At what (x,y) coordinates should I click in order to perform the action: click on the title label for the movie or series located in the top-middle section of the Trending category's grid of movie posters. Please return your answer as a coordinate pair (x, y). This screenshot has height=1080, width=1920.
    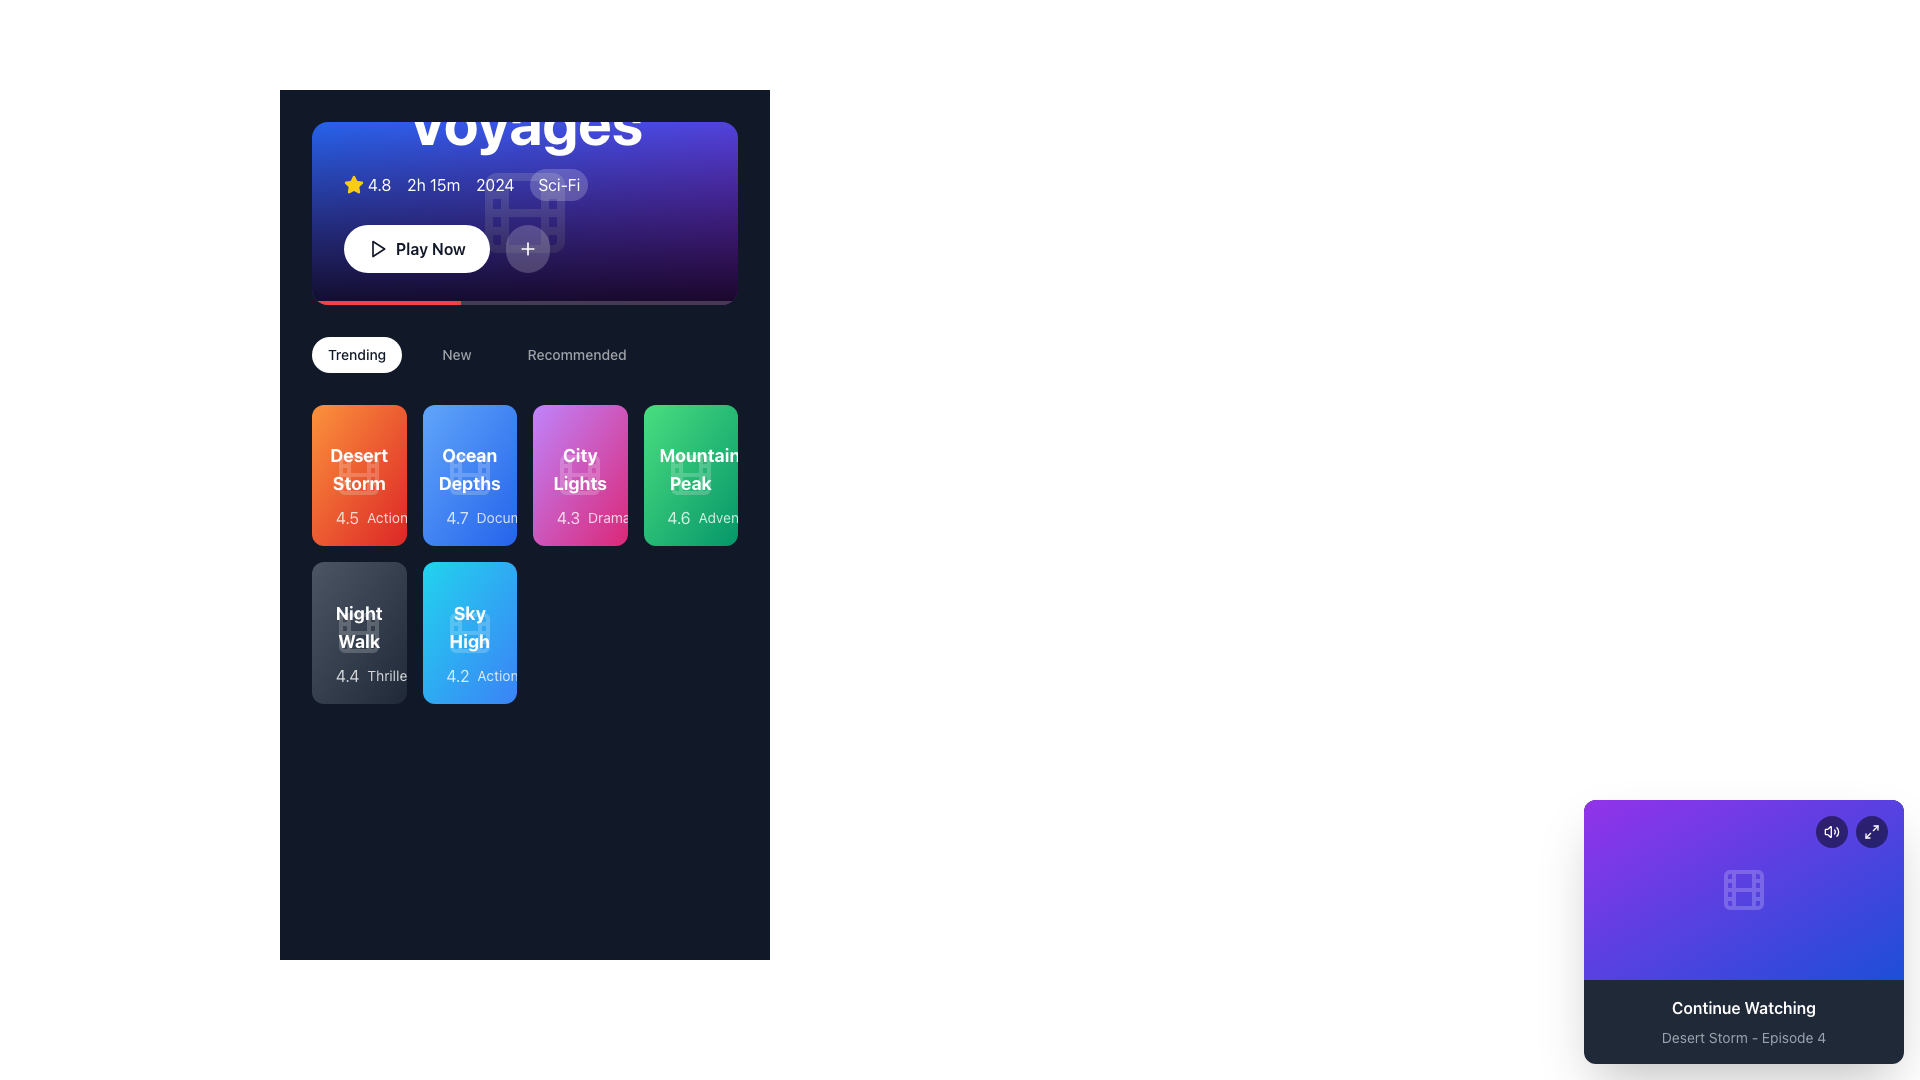
    Looking at the image, I should click on (579, 470).